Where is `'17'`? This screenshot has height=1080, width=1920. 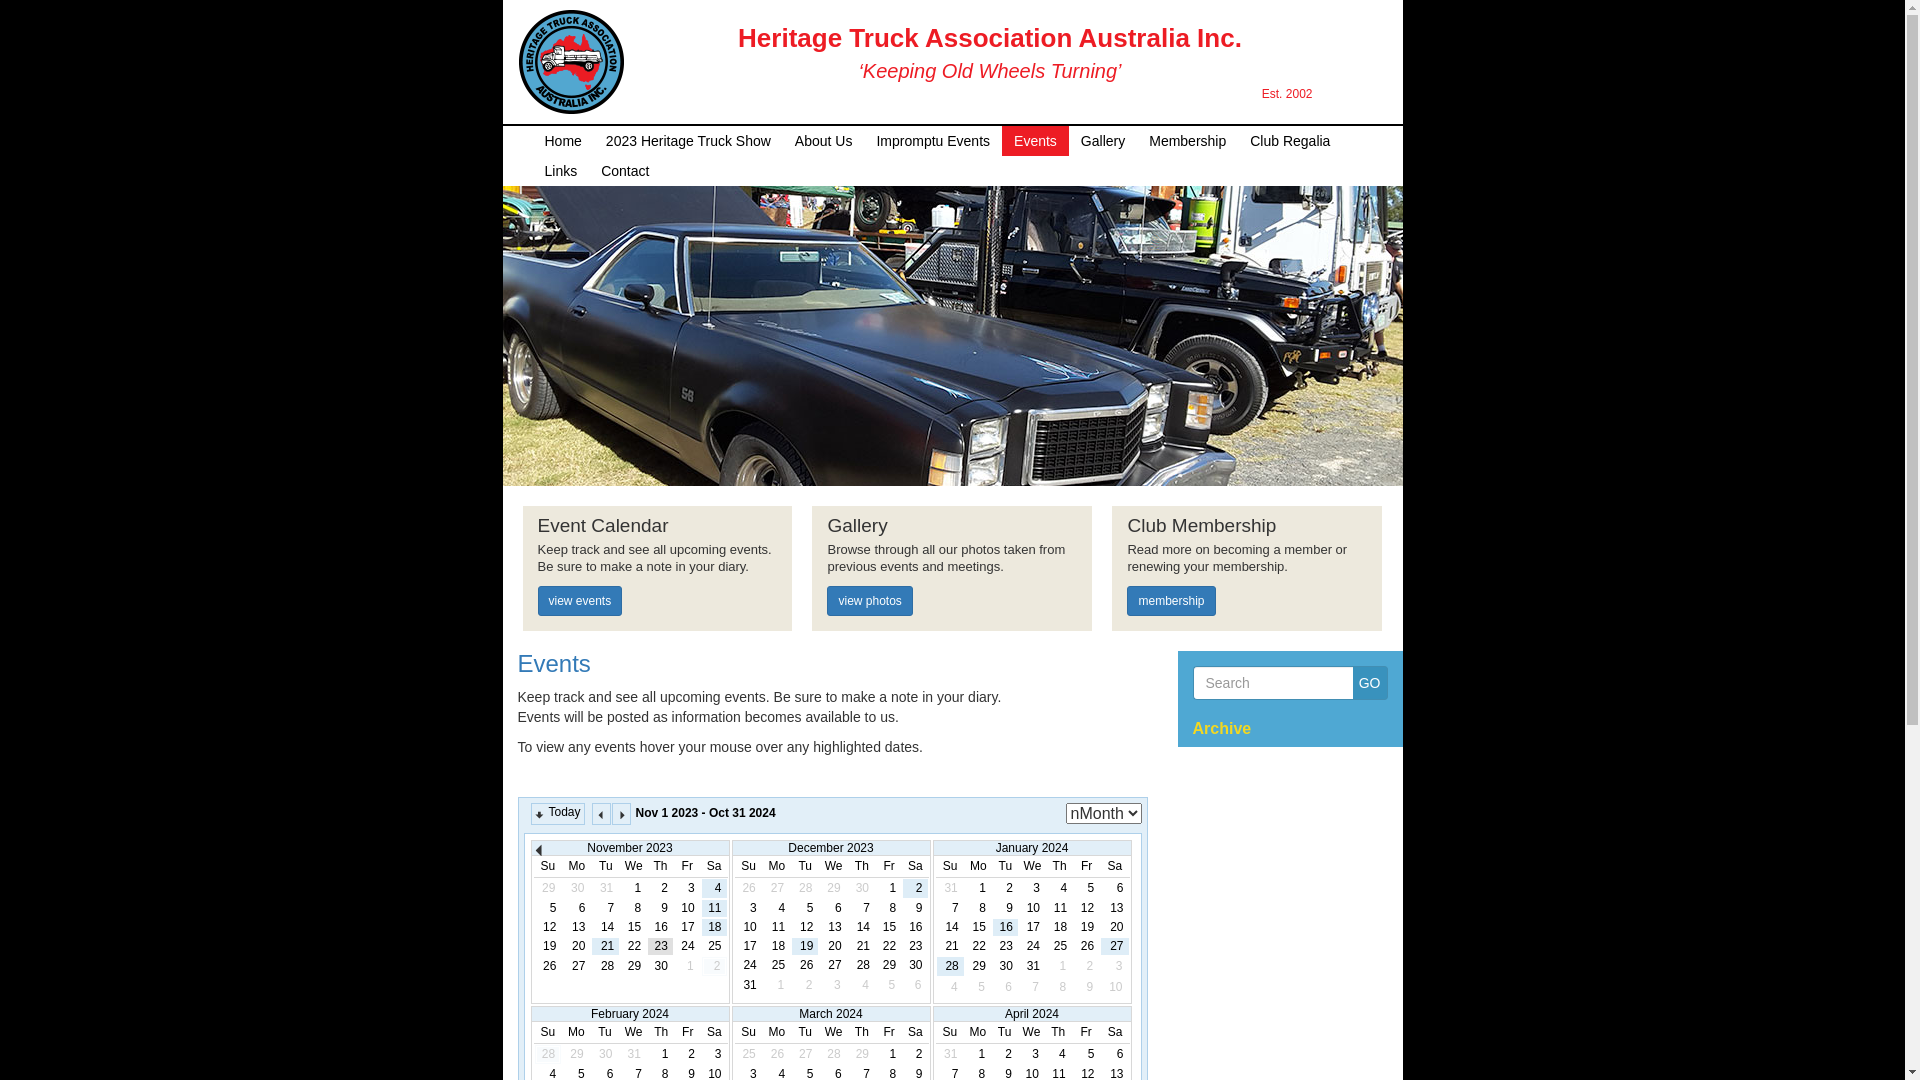
'17' is located at coordinates (747, 945).